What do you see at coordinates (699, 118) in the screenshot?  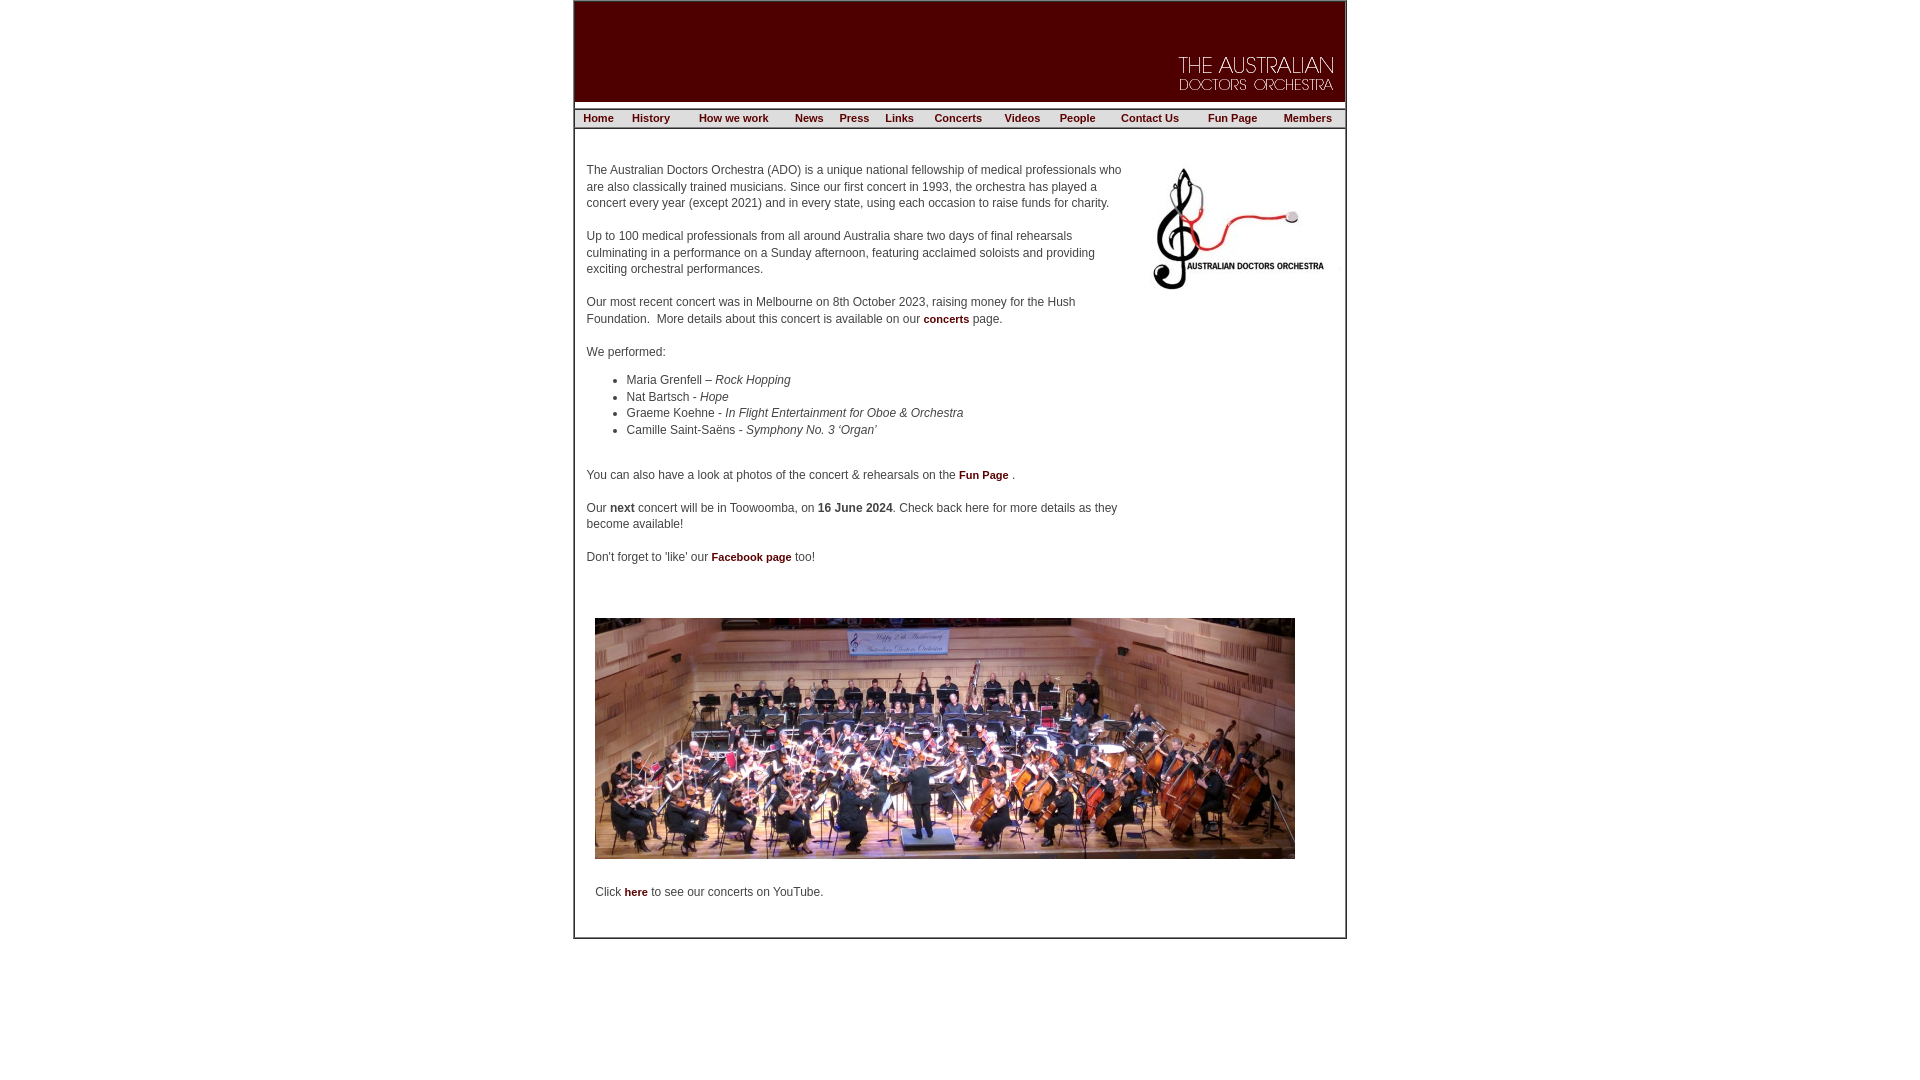 I see `'How we work'` at bounding box center [699, 118].